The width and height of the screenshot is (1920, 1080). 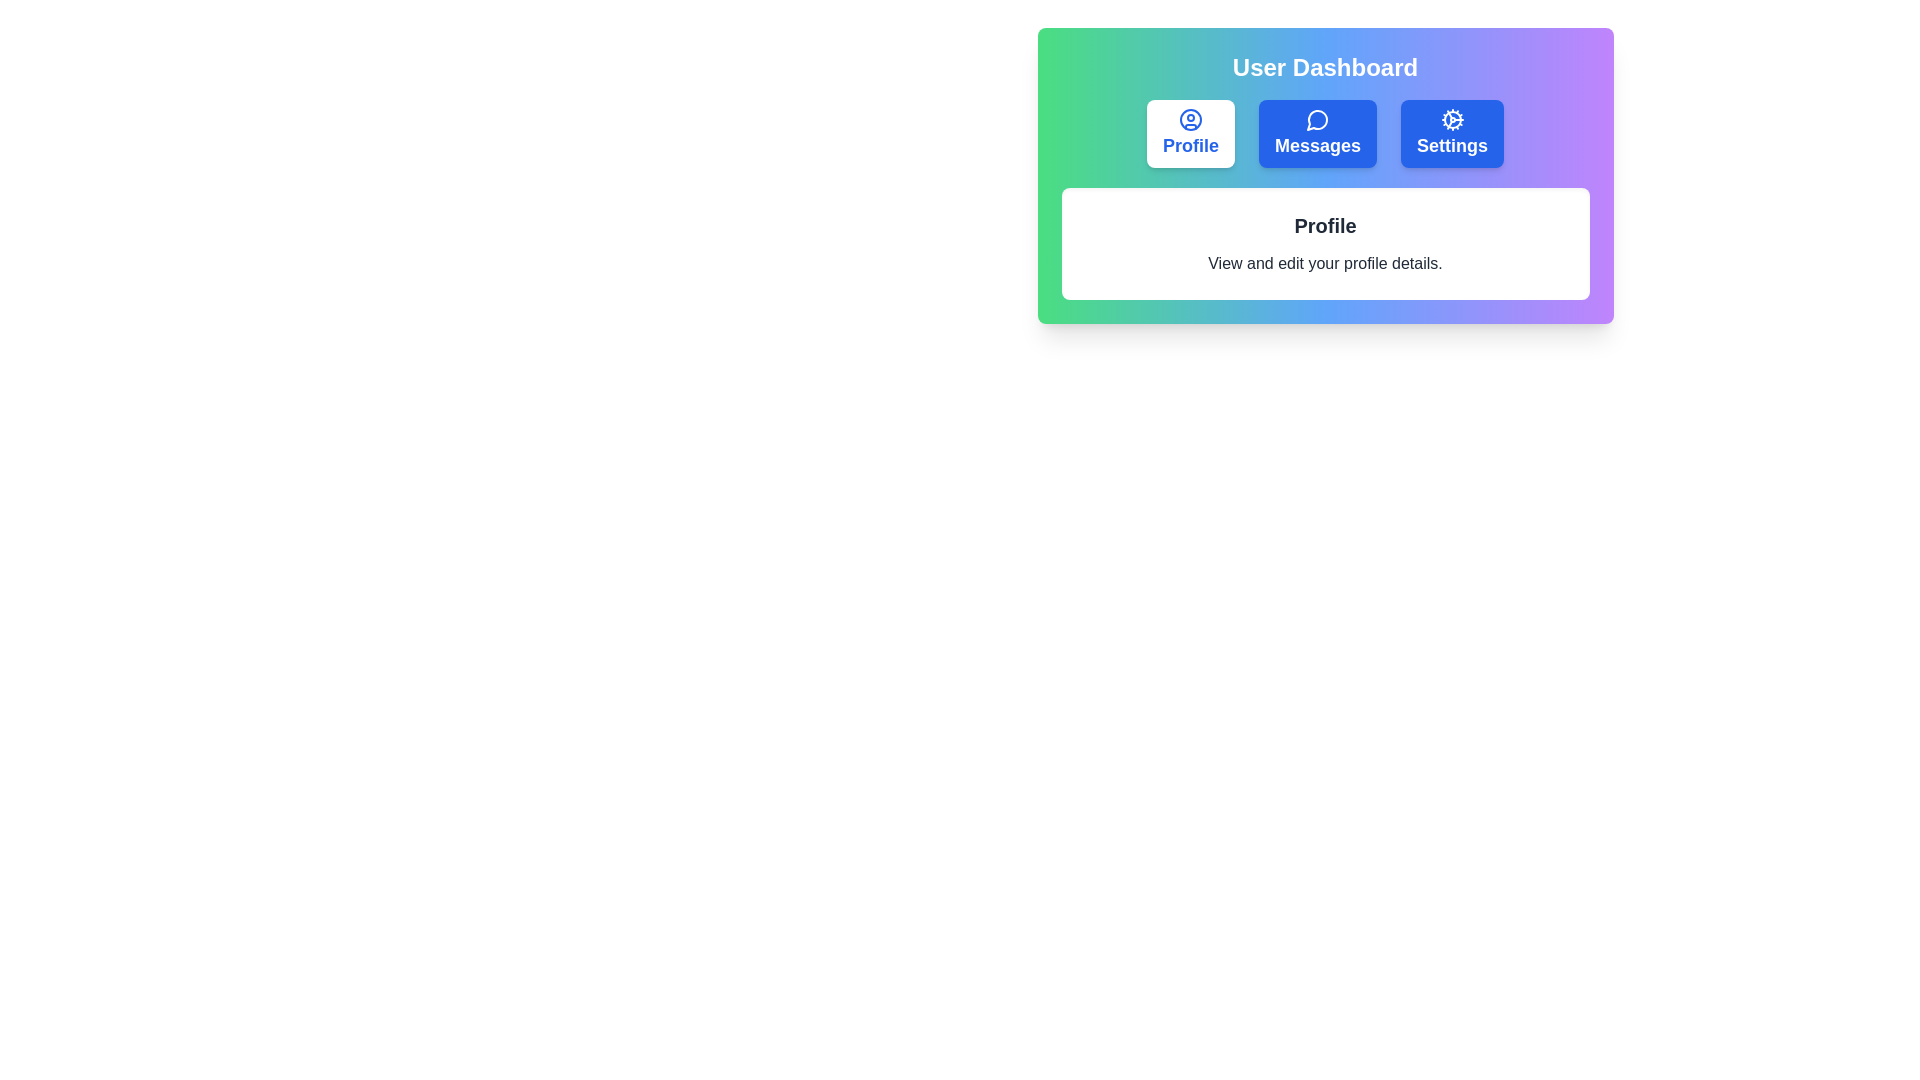 I want to click on the cogwheel icon located inside the Settings button, the third button from the left in the top row of the User Dashboard card, to trigger a tooltip, so click(x=1452, y=119).